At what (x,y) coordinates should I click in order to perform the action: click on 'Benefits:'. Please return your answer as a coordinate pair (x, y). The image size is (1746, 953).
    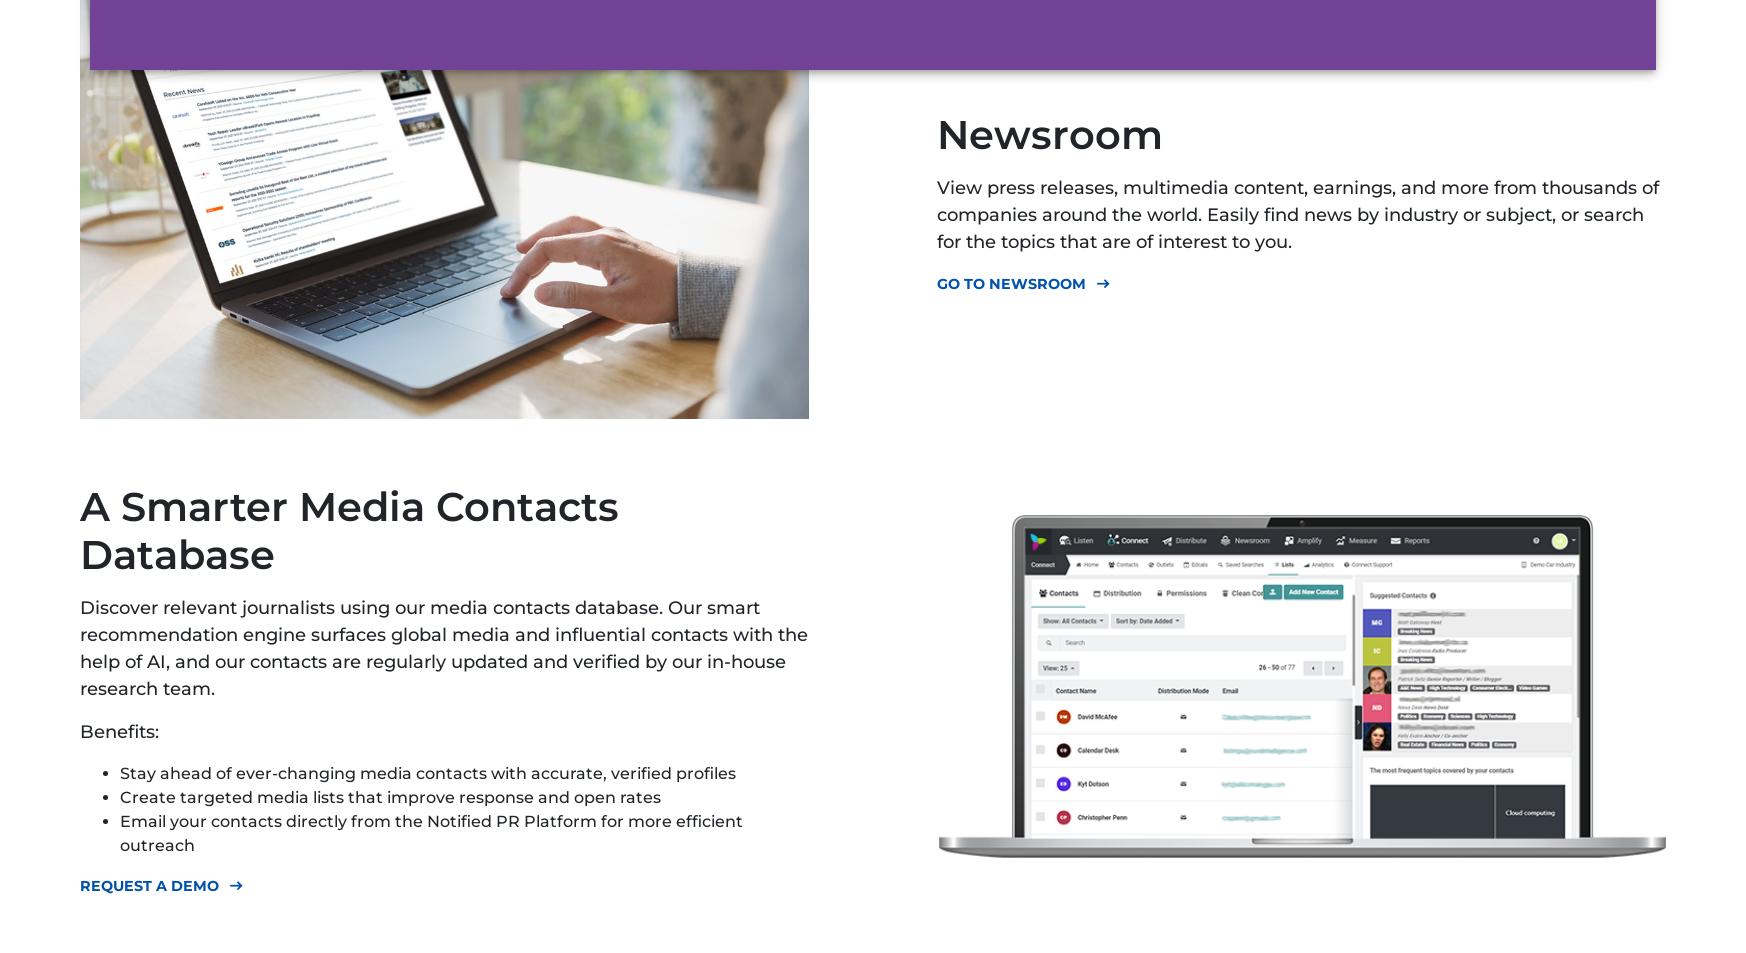
    Looking at the image, I should click on (78, 731).